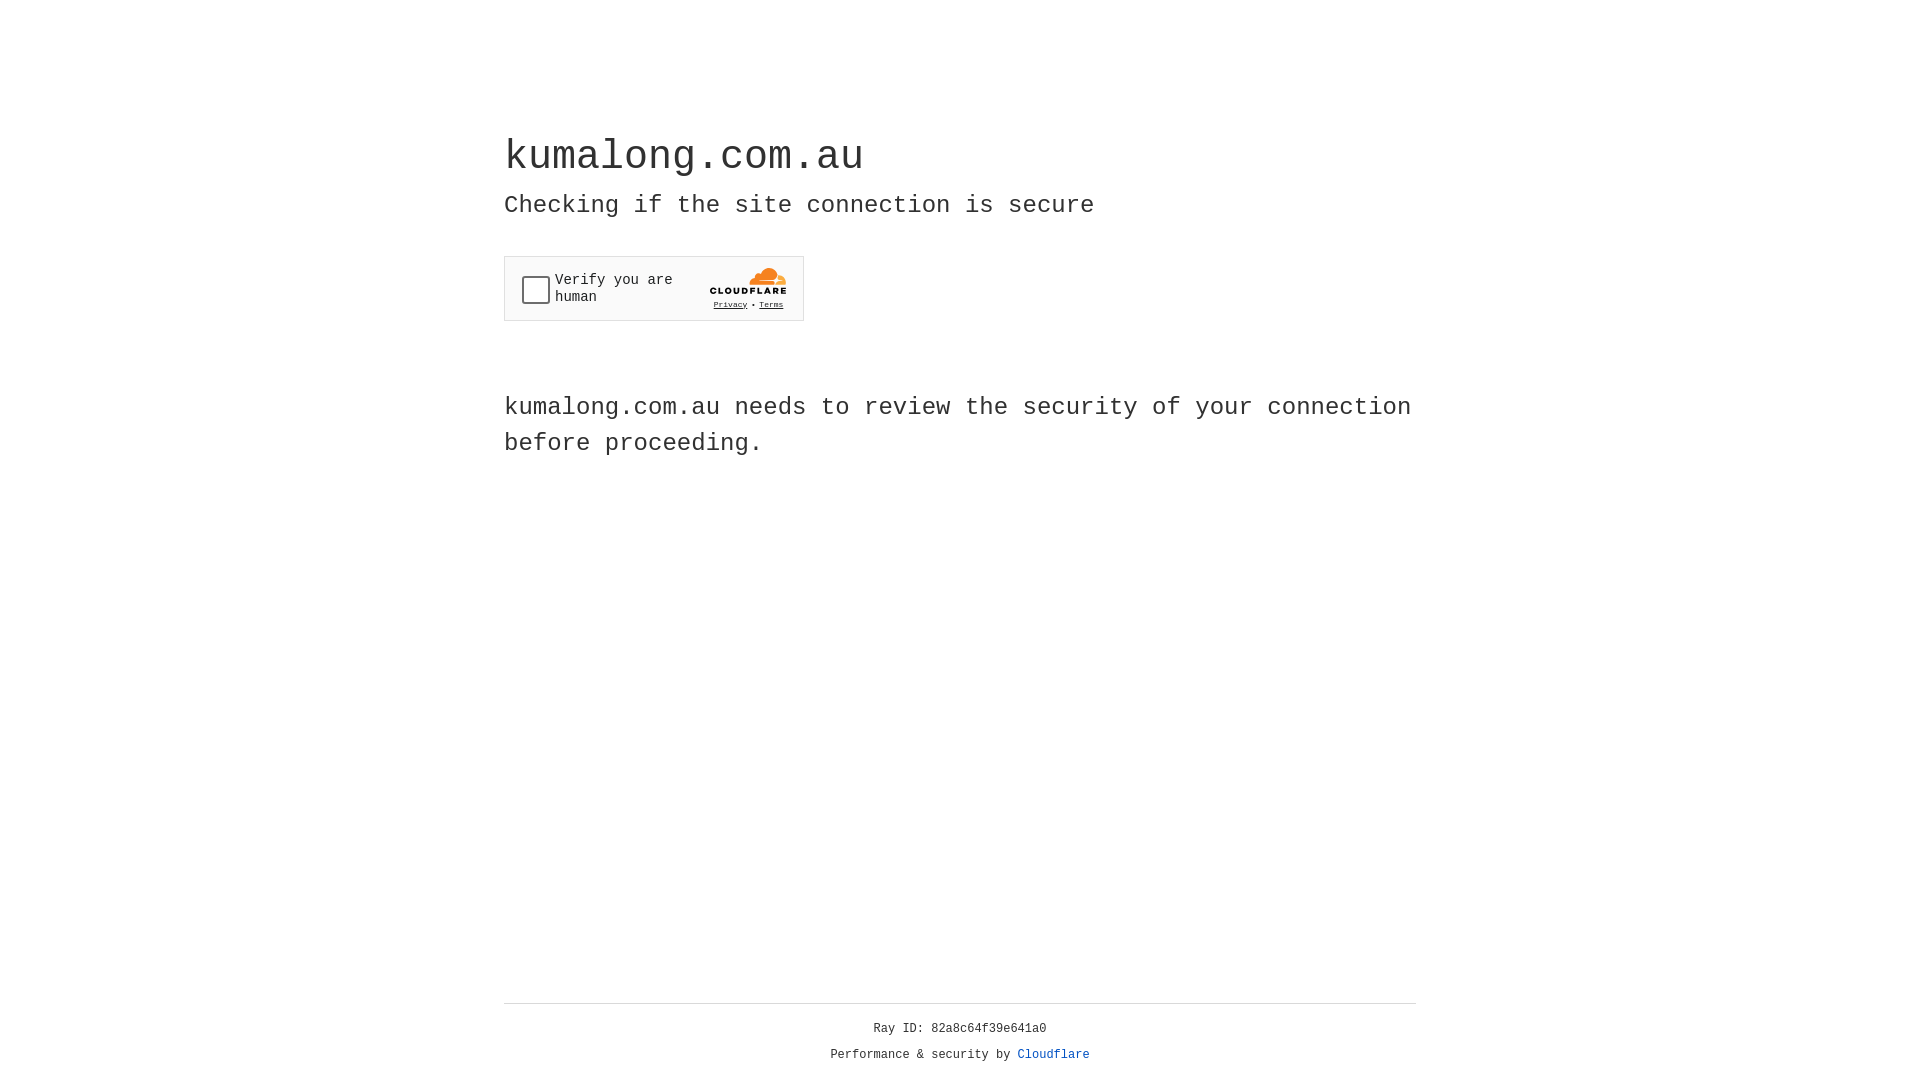 The width and height of the screenshot is (1920, 1080). I want to click on 'Widget containing a Cloudflare security challenge', so click(653, 288).